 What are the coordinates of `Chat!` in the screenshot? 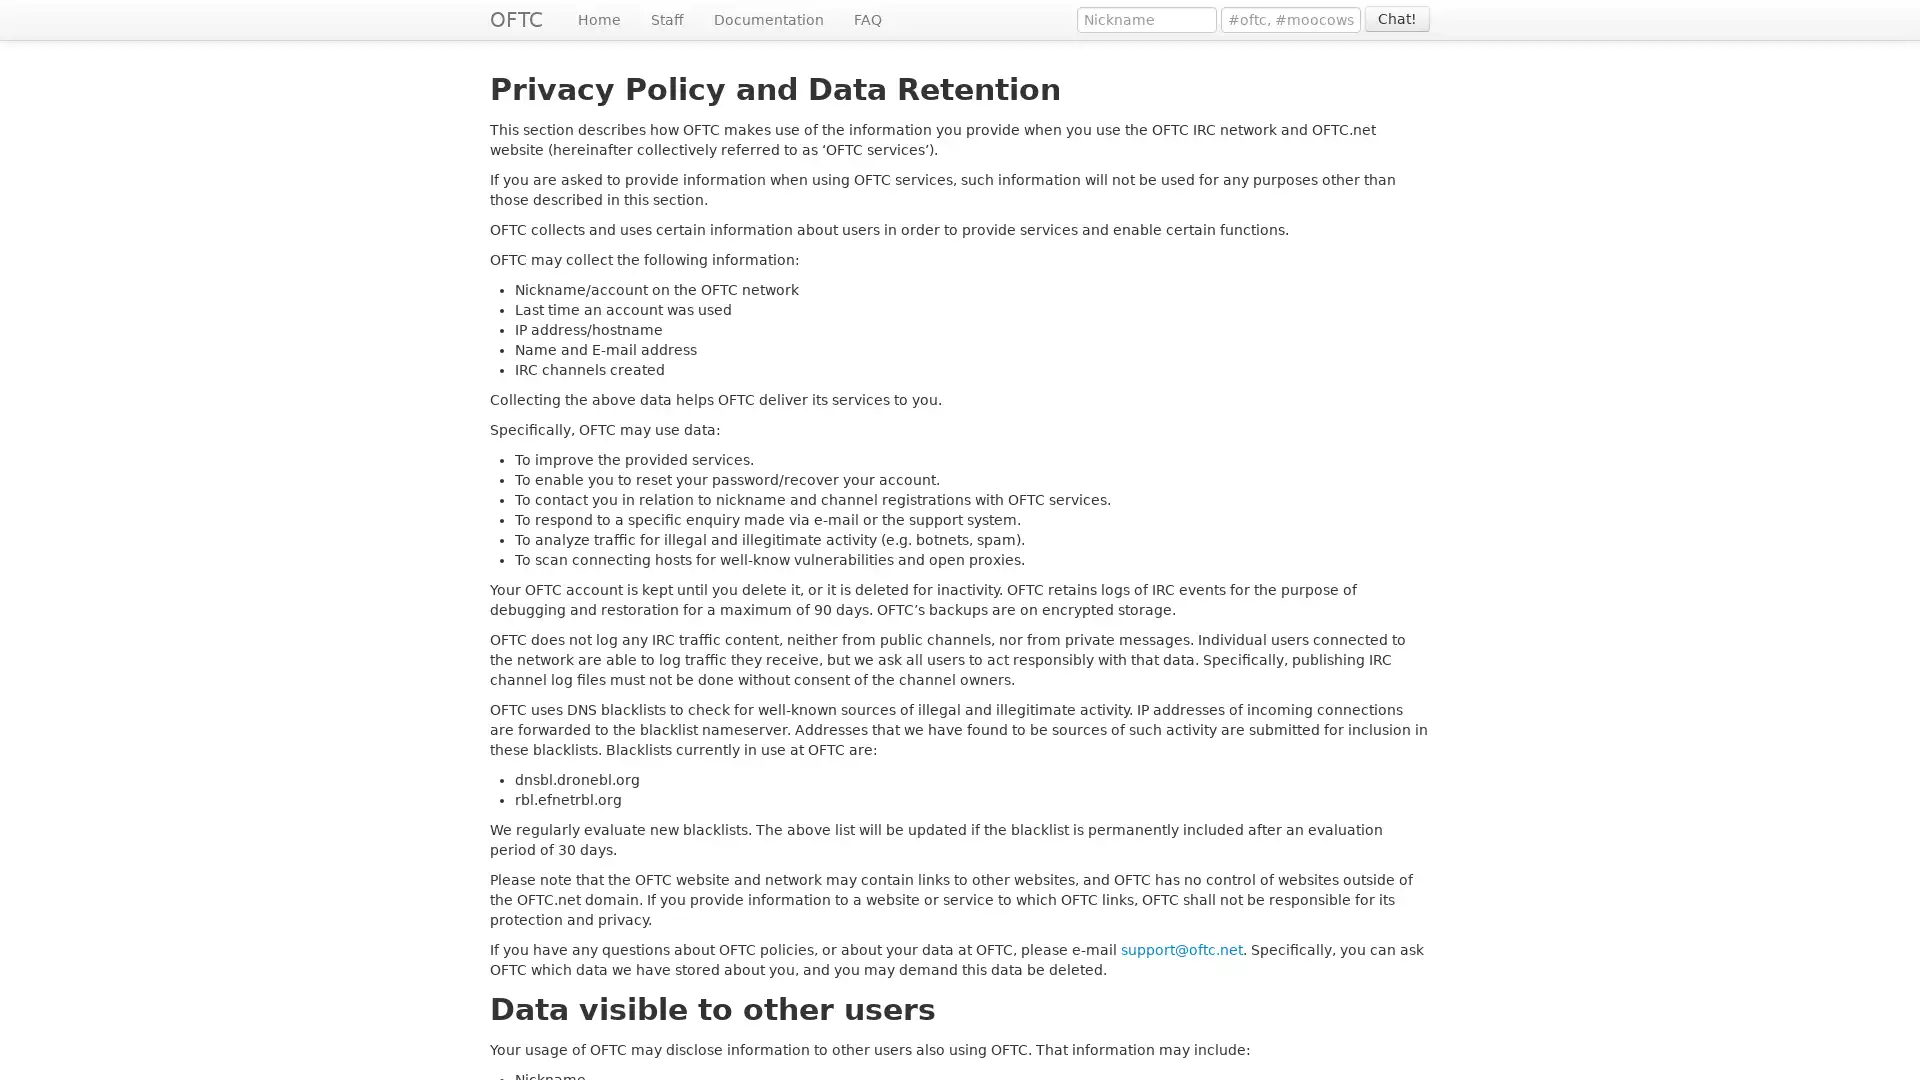 It's located at (1396, 19).